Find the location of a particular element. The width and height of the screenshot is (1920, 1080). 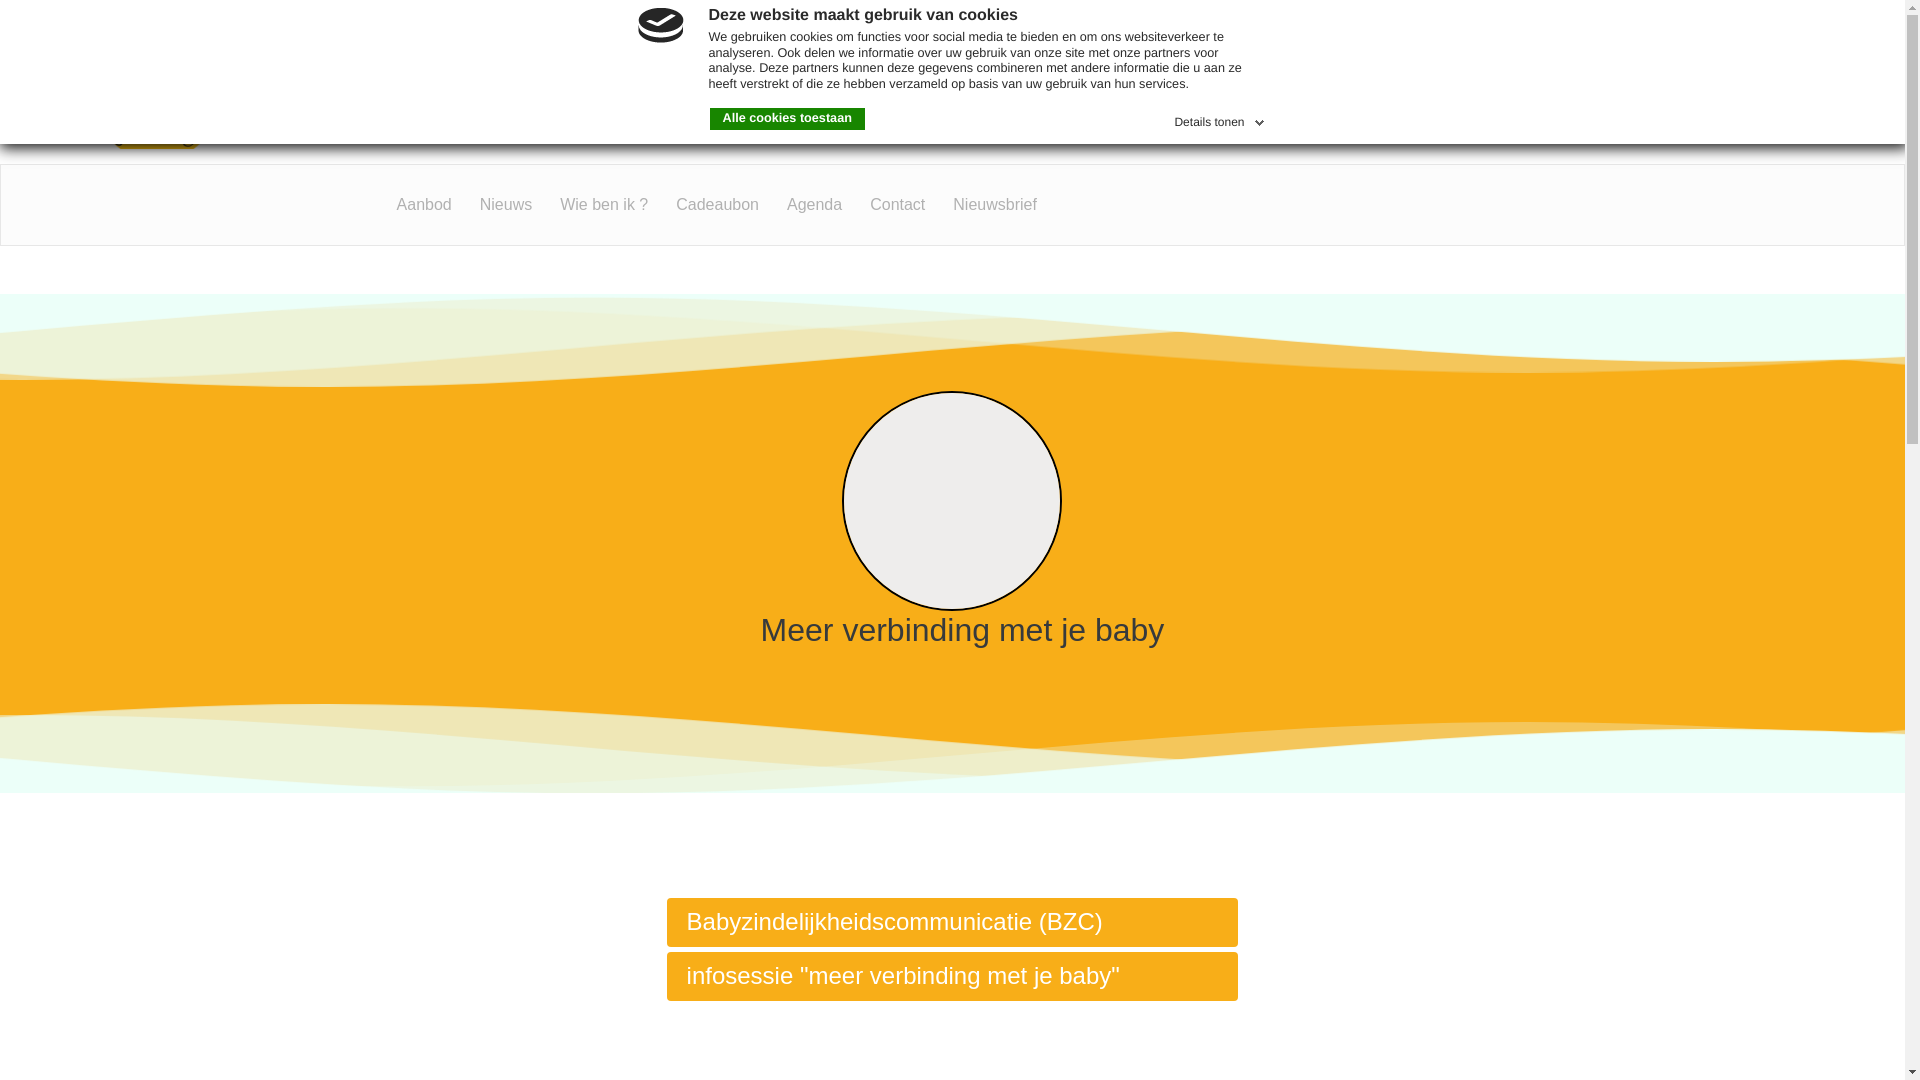

'Nieuws' is located at coordinates (480, 204).